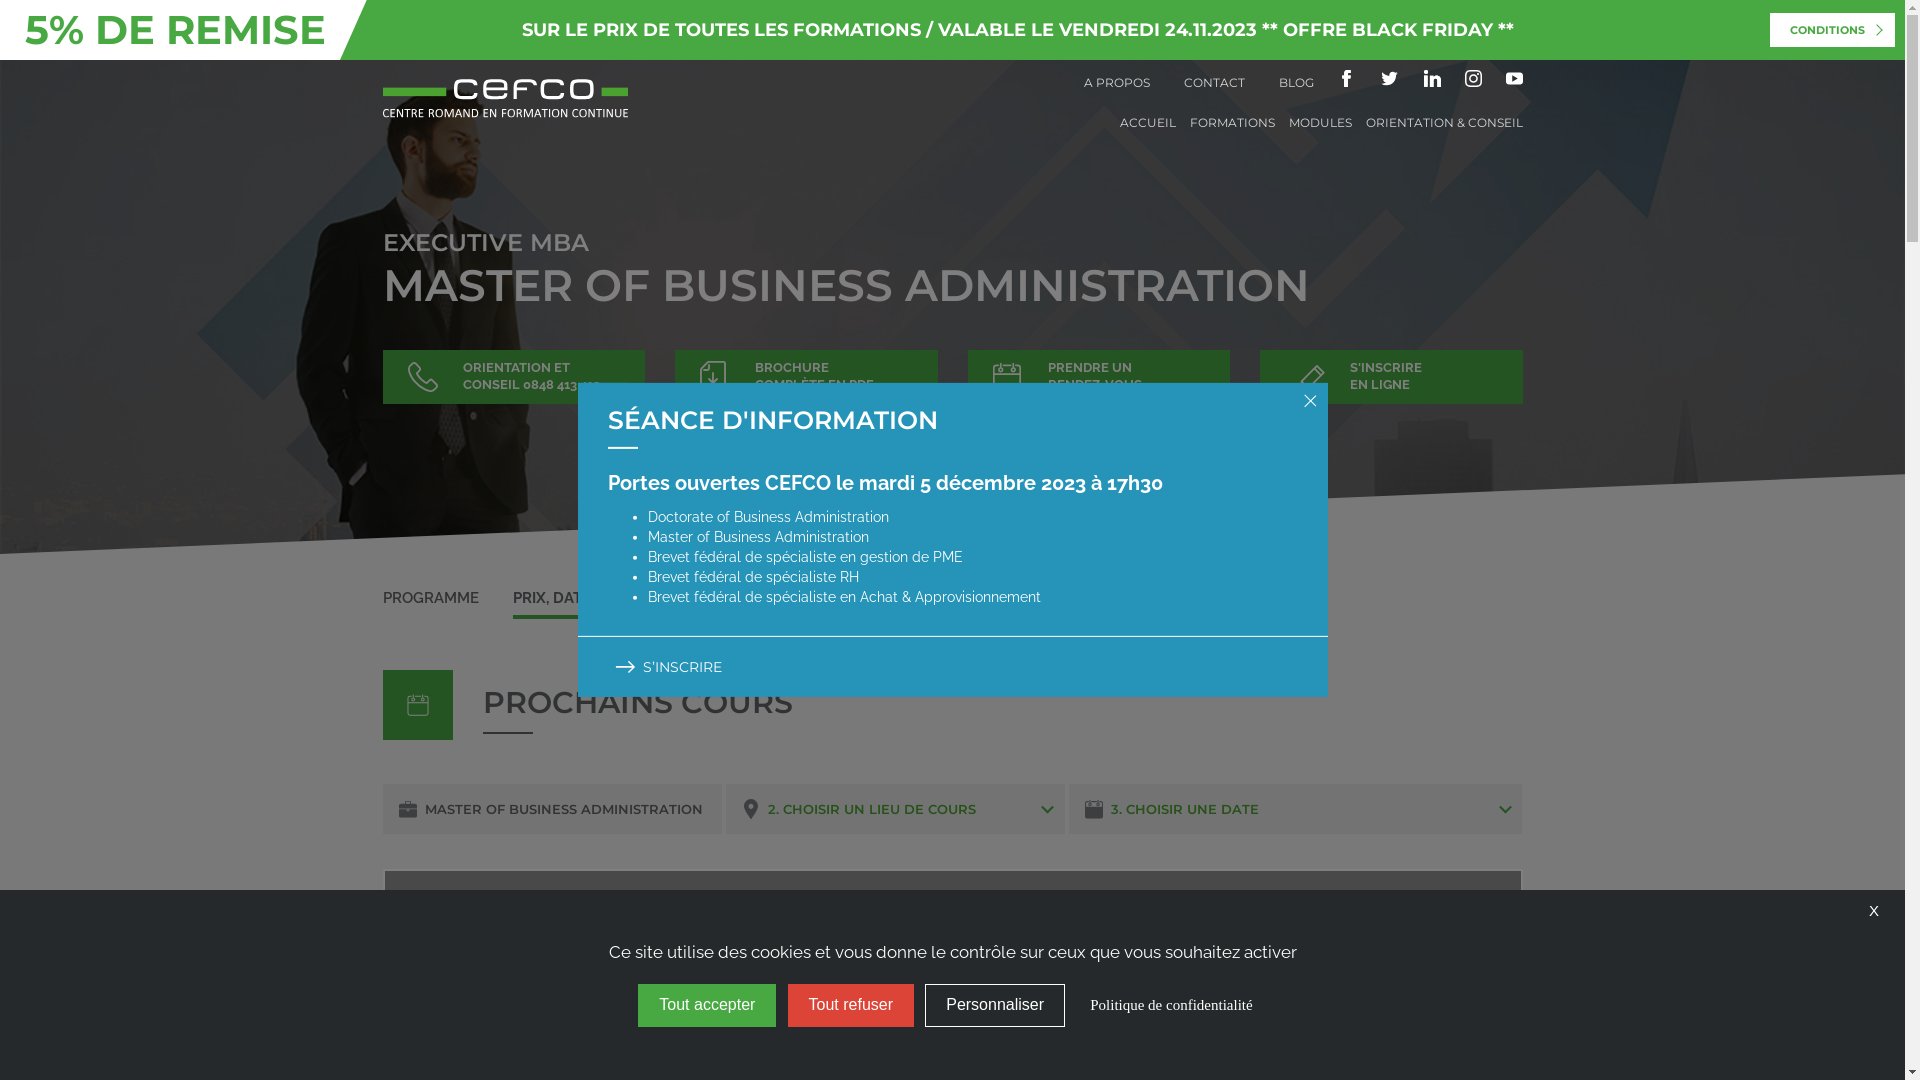  Describe the element at coordinates (850, 1005) in the screenshot. I see `'Tout refuser'` at that location.